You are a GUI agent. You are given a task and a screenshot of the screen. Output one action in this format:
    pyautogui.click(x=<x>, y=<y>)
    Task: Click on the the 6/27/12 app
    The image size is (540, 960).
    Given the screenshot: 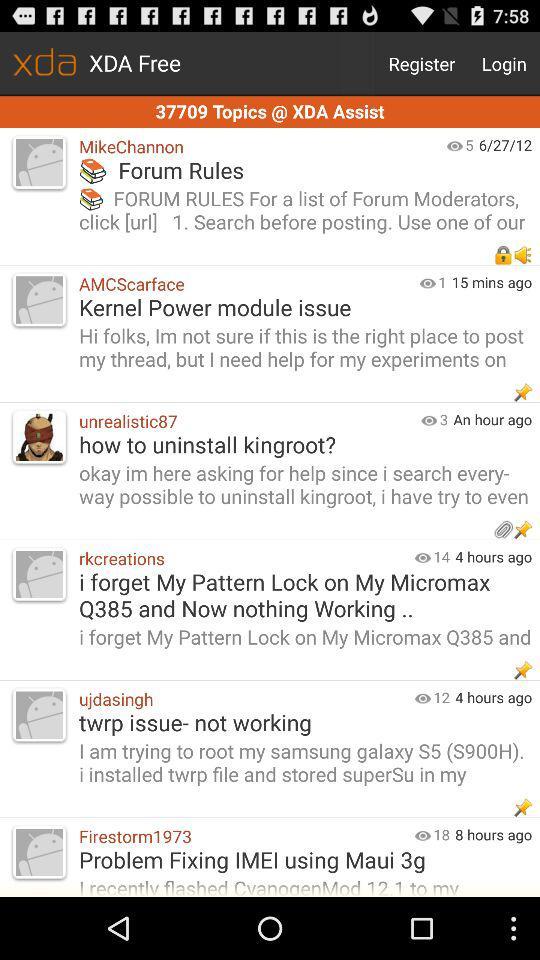 What is the action you would take?
    pyautogui.click(x=509, y=143)
    